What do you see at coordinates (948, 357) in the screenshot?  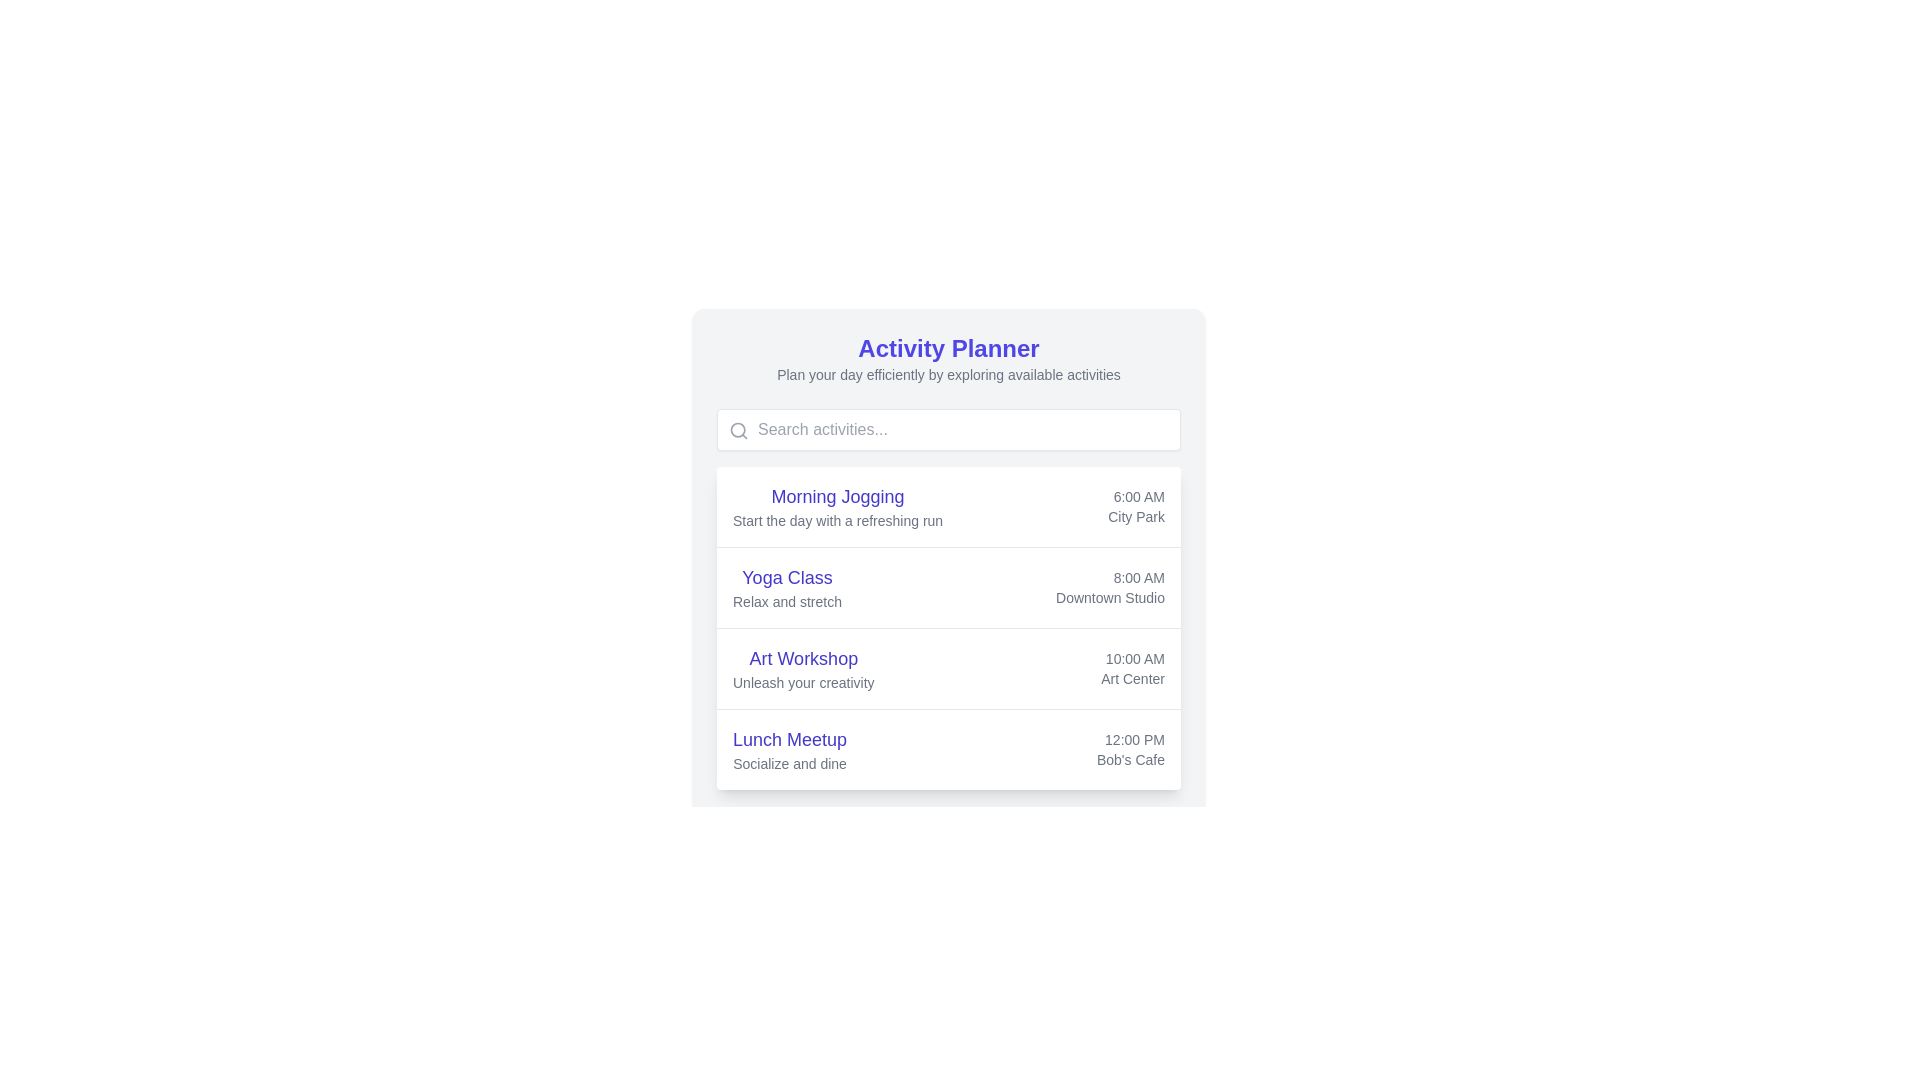 I see `the text block titled 'Activity Planner' which features a large indigo title and a smaller gray subtitle, located at the top of a card-style section` at bounding box center [948, 357].